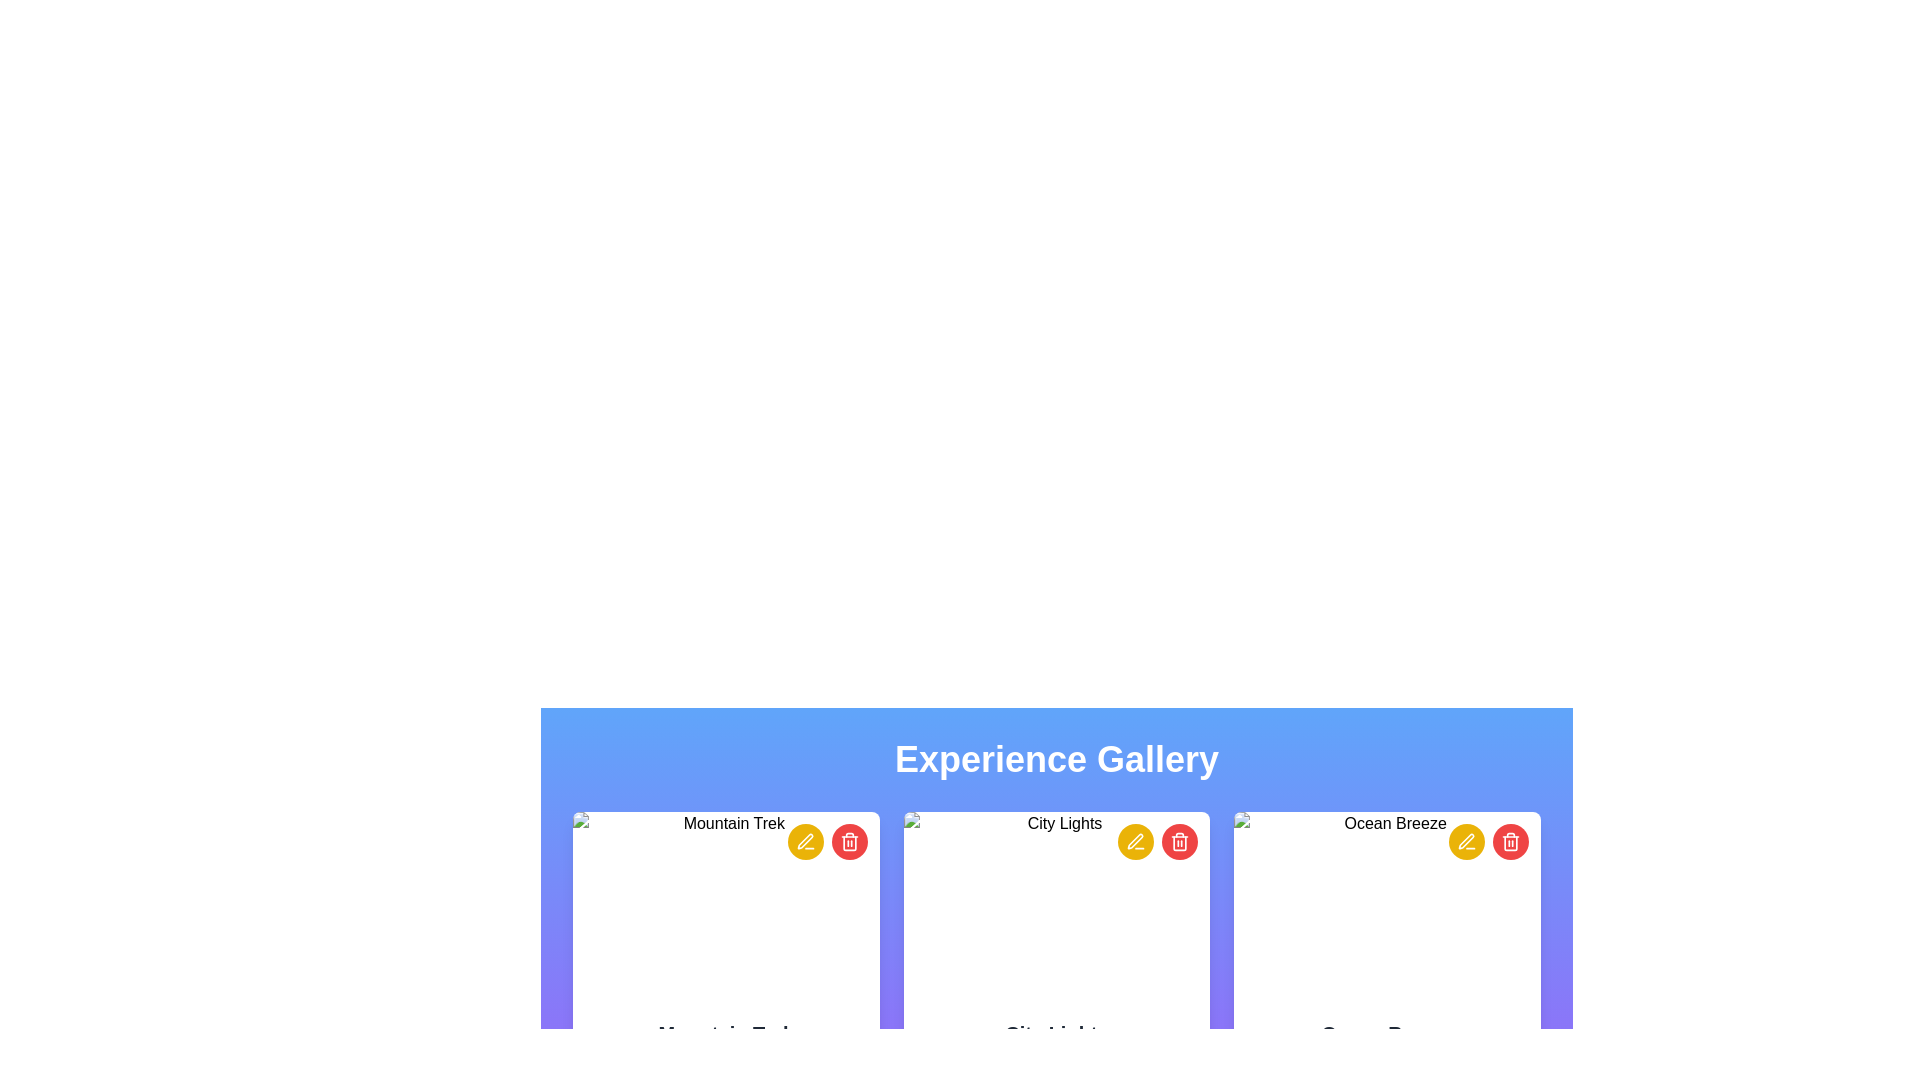 Image resolution: width=1920 pixels, height=1080 pixels. What do you see at coordinates (1466, 841) in the screenshot?
I see `the pen or pencil icon button with a yellow fill, located within the card titled 'Ocean Breeze'` at bounding box center [1466, 841].